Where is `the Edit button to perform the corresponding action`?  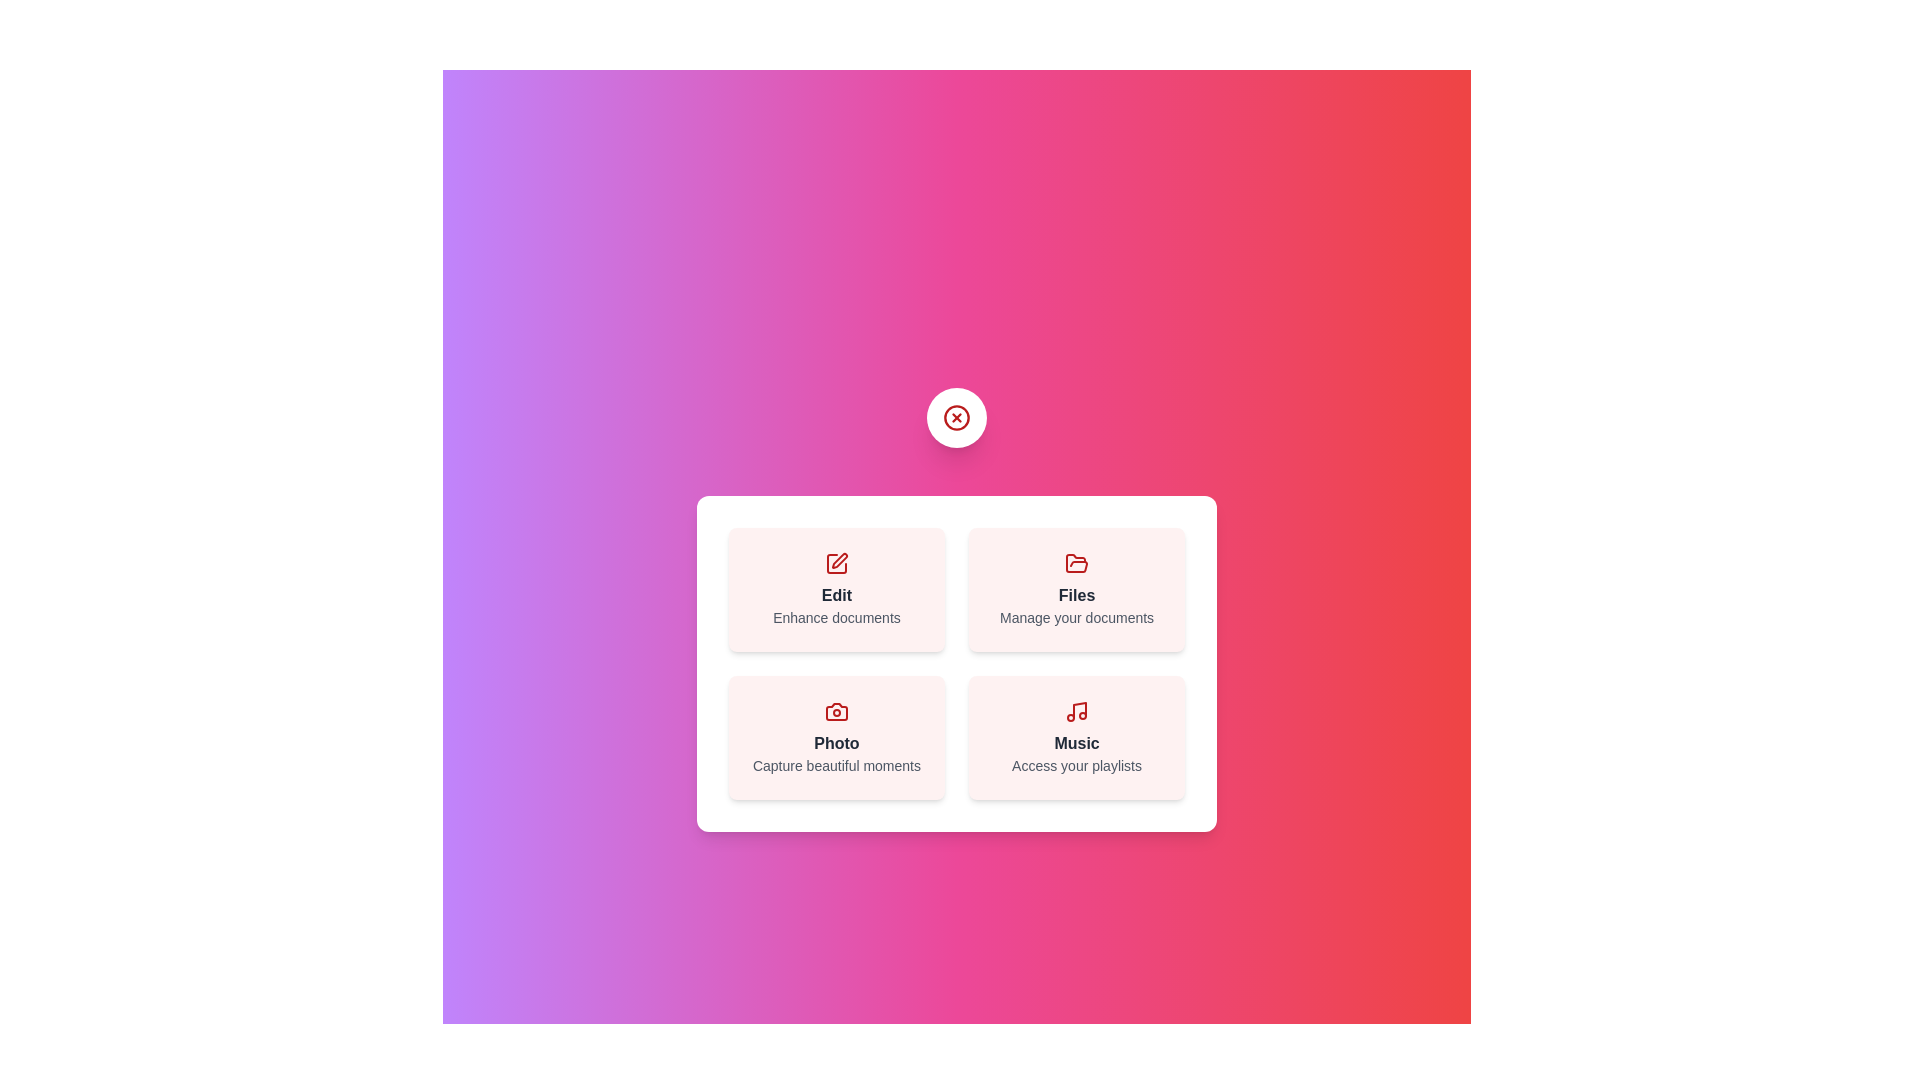
the Edit button to perform the corresponding action is located at coordinates (836, 589).